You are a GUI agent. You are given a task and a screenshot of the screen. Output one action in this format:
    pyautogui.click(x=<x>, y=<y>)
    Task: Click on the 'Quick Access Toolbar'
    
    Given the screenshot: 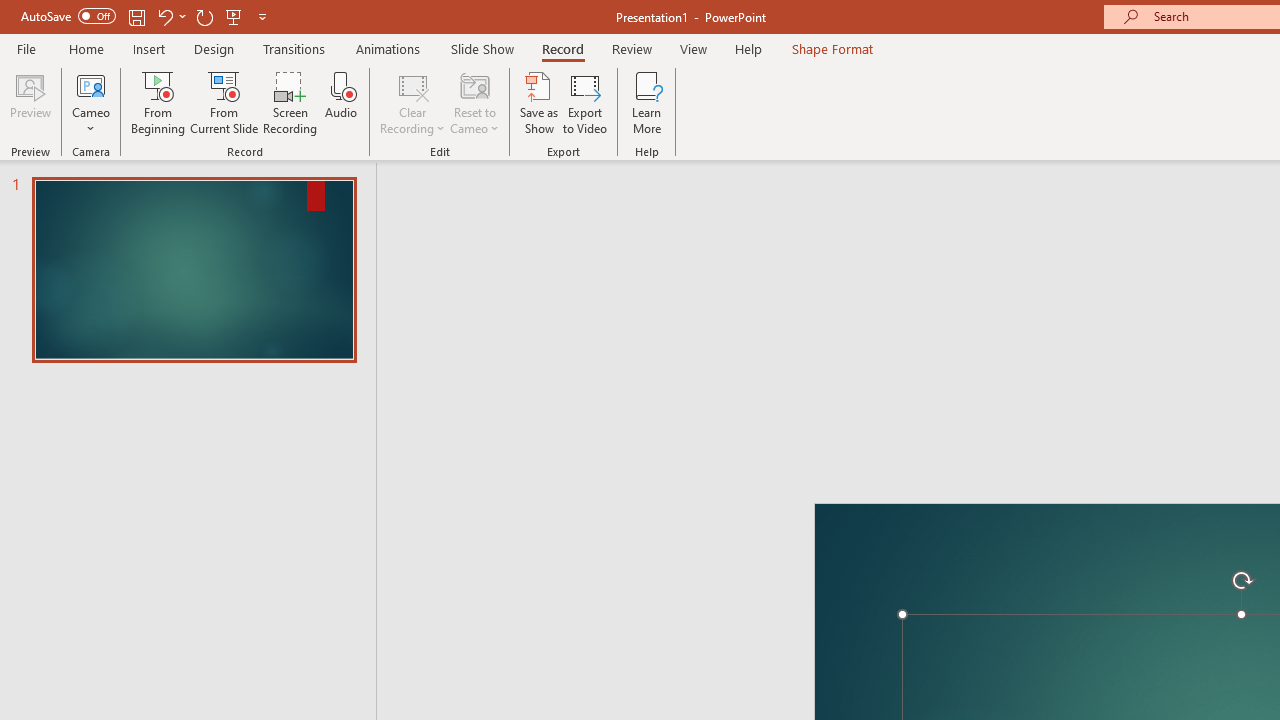 What is the action you would take?
    pyautogui.click(x=144, y=16)
    